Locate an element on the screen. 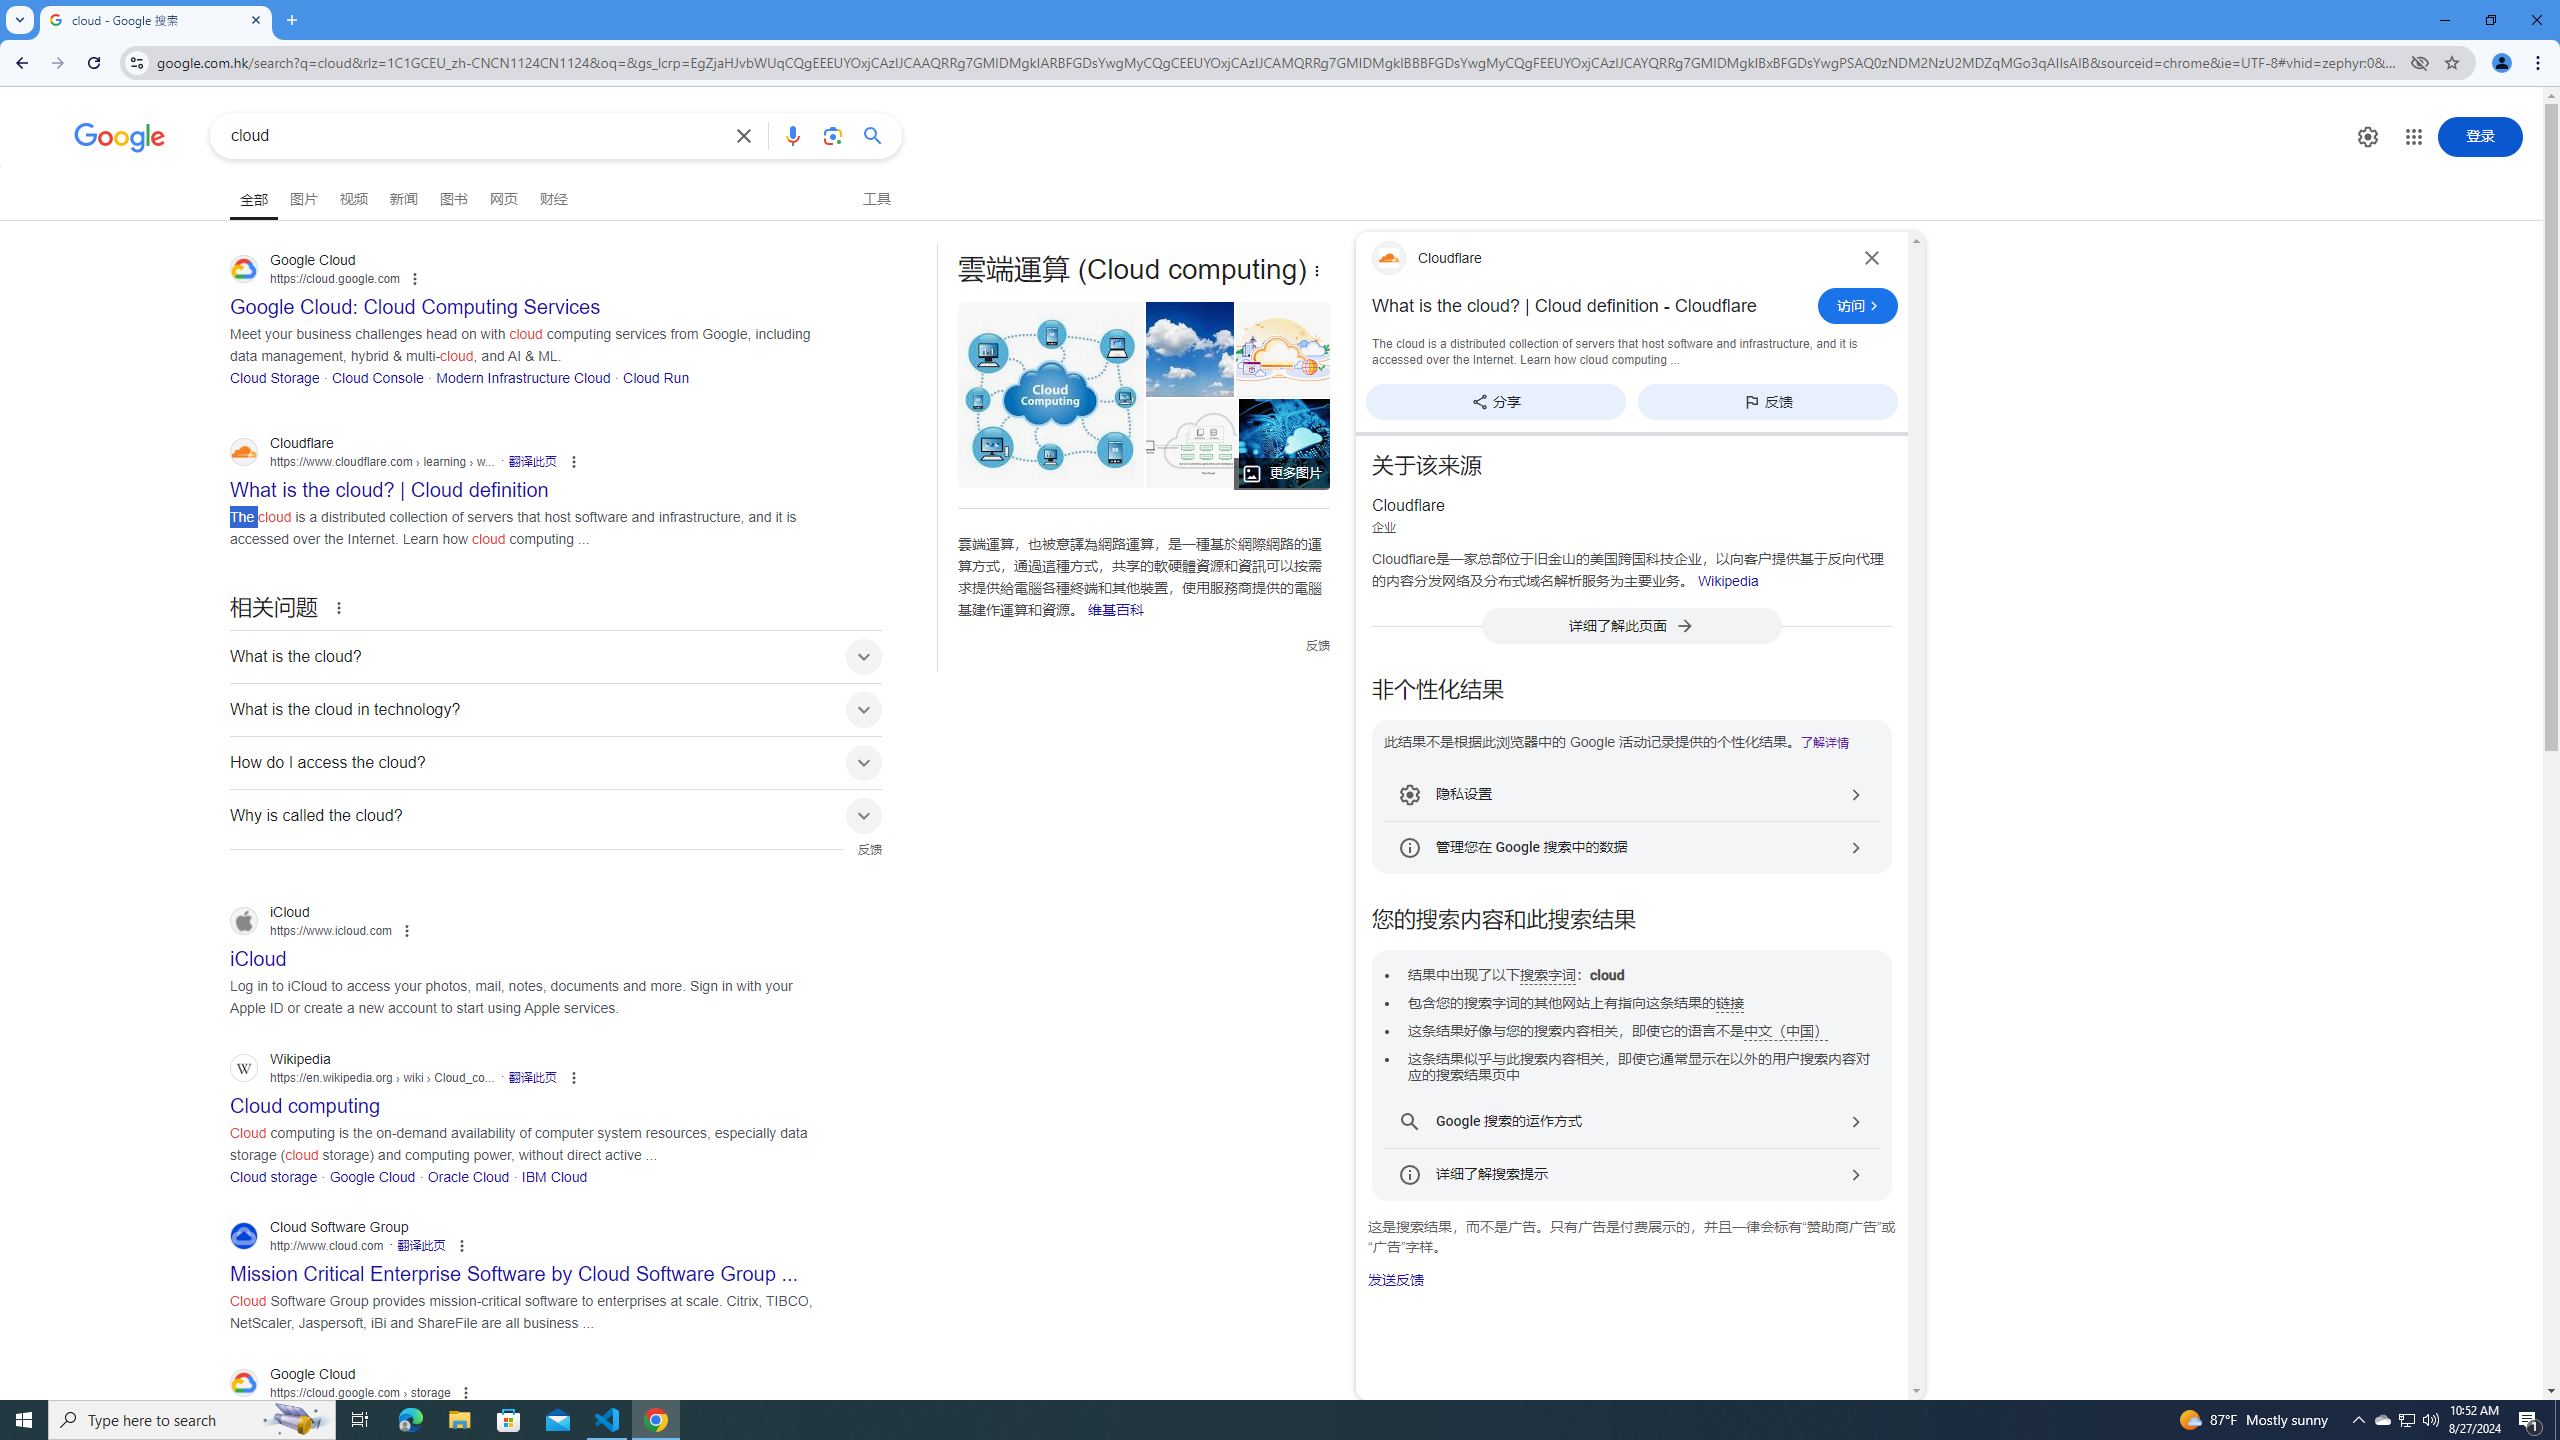 The height and width of the screenshot is (1440, 2560). 'Oracle Cloud' is located at coordinates (468, 1175).